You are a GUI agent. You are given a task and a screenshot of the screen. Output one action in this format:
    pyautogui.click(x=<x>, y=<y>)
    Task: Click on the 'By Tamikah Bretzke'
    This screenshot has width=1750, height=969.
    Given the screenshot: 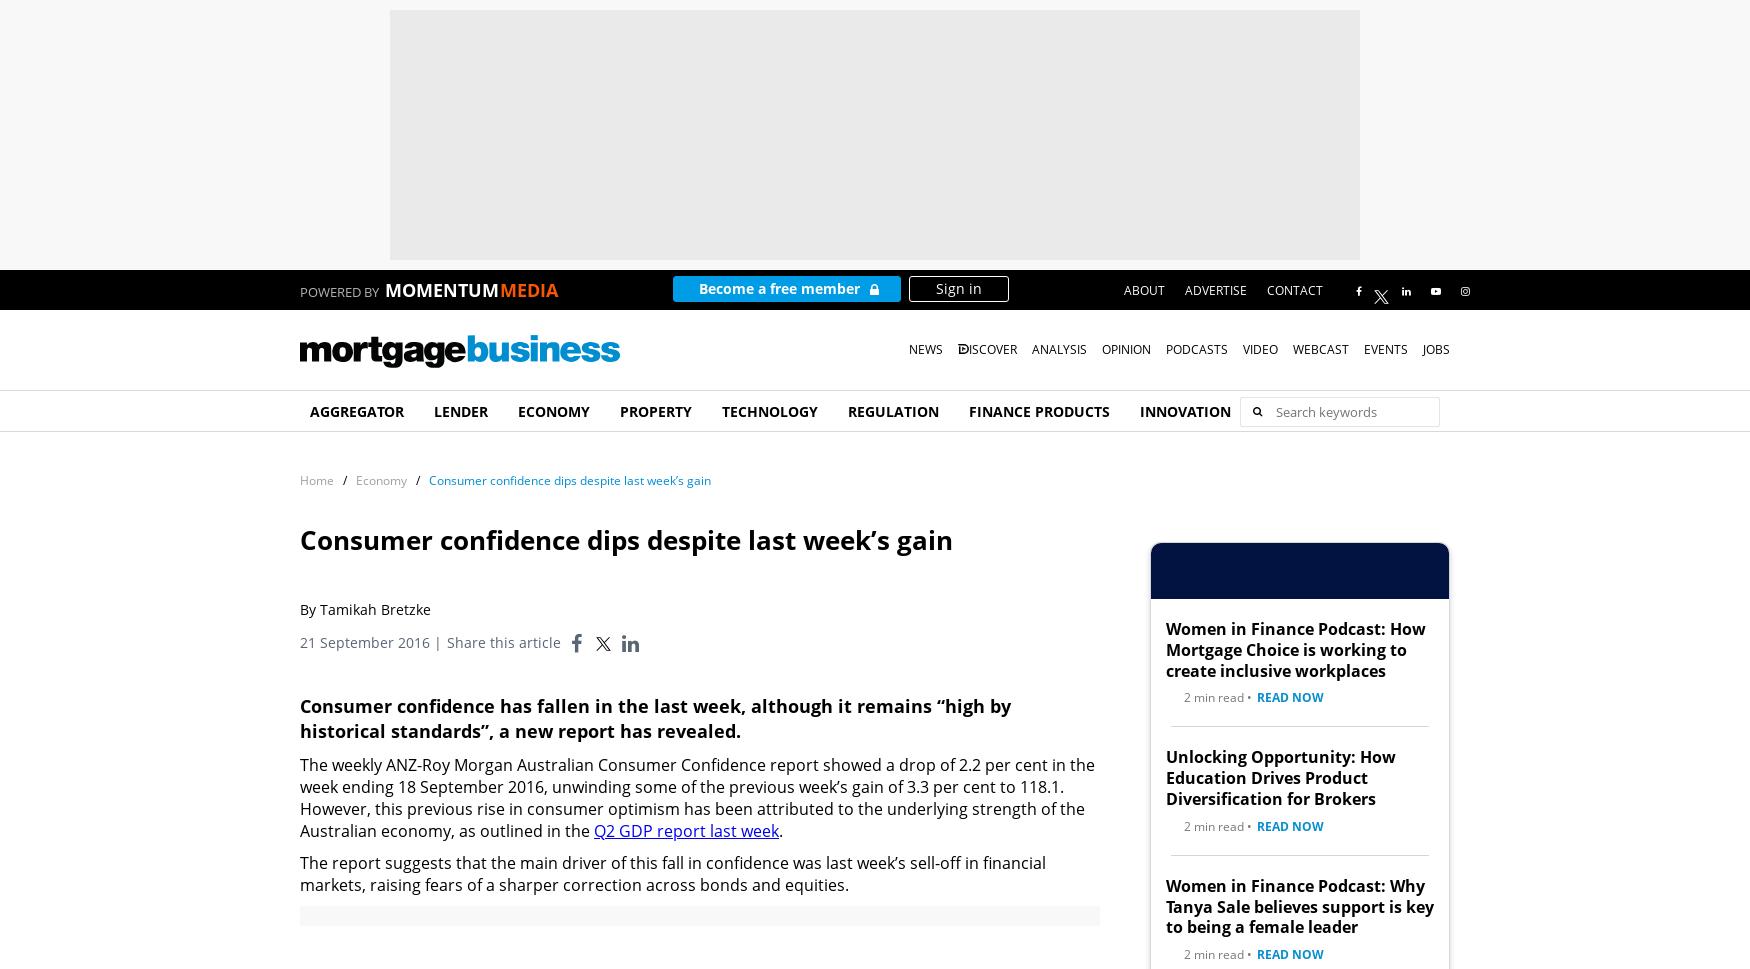 What is the action you would take?
    pyautogui.click(x=298, y=608)
    